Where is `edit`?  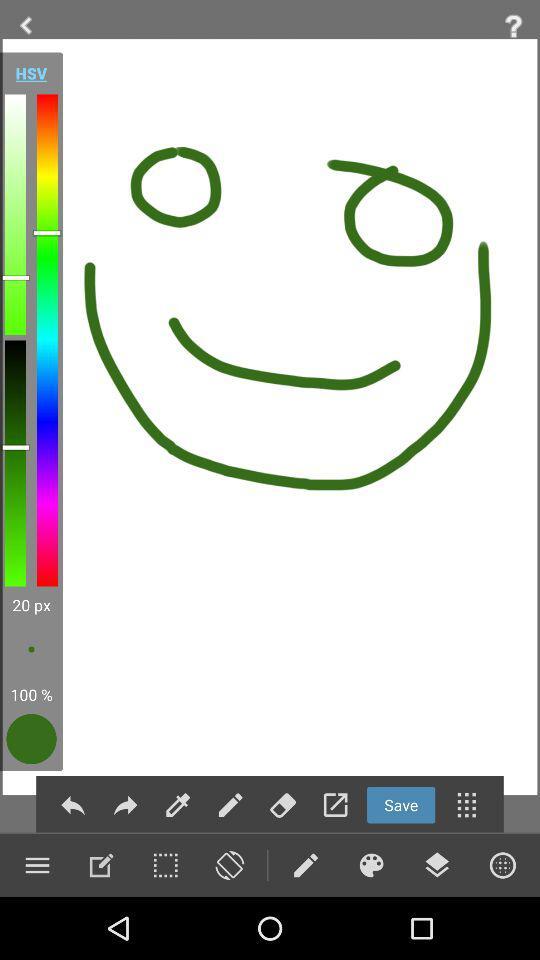
edit is located at coordinates (178, 805).